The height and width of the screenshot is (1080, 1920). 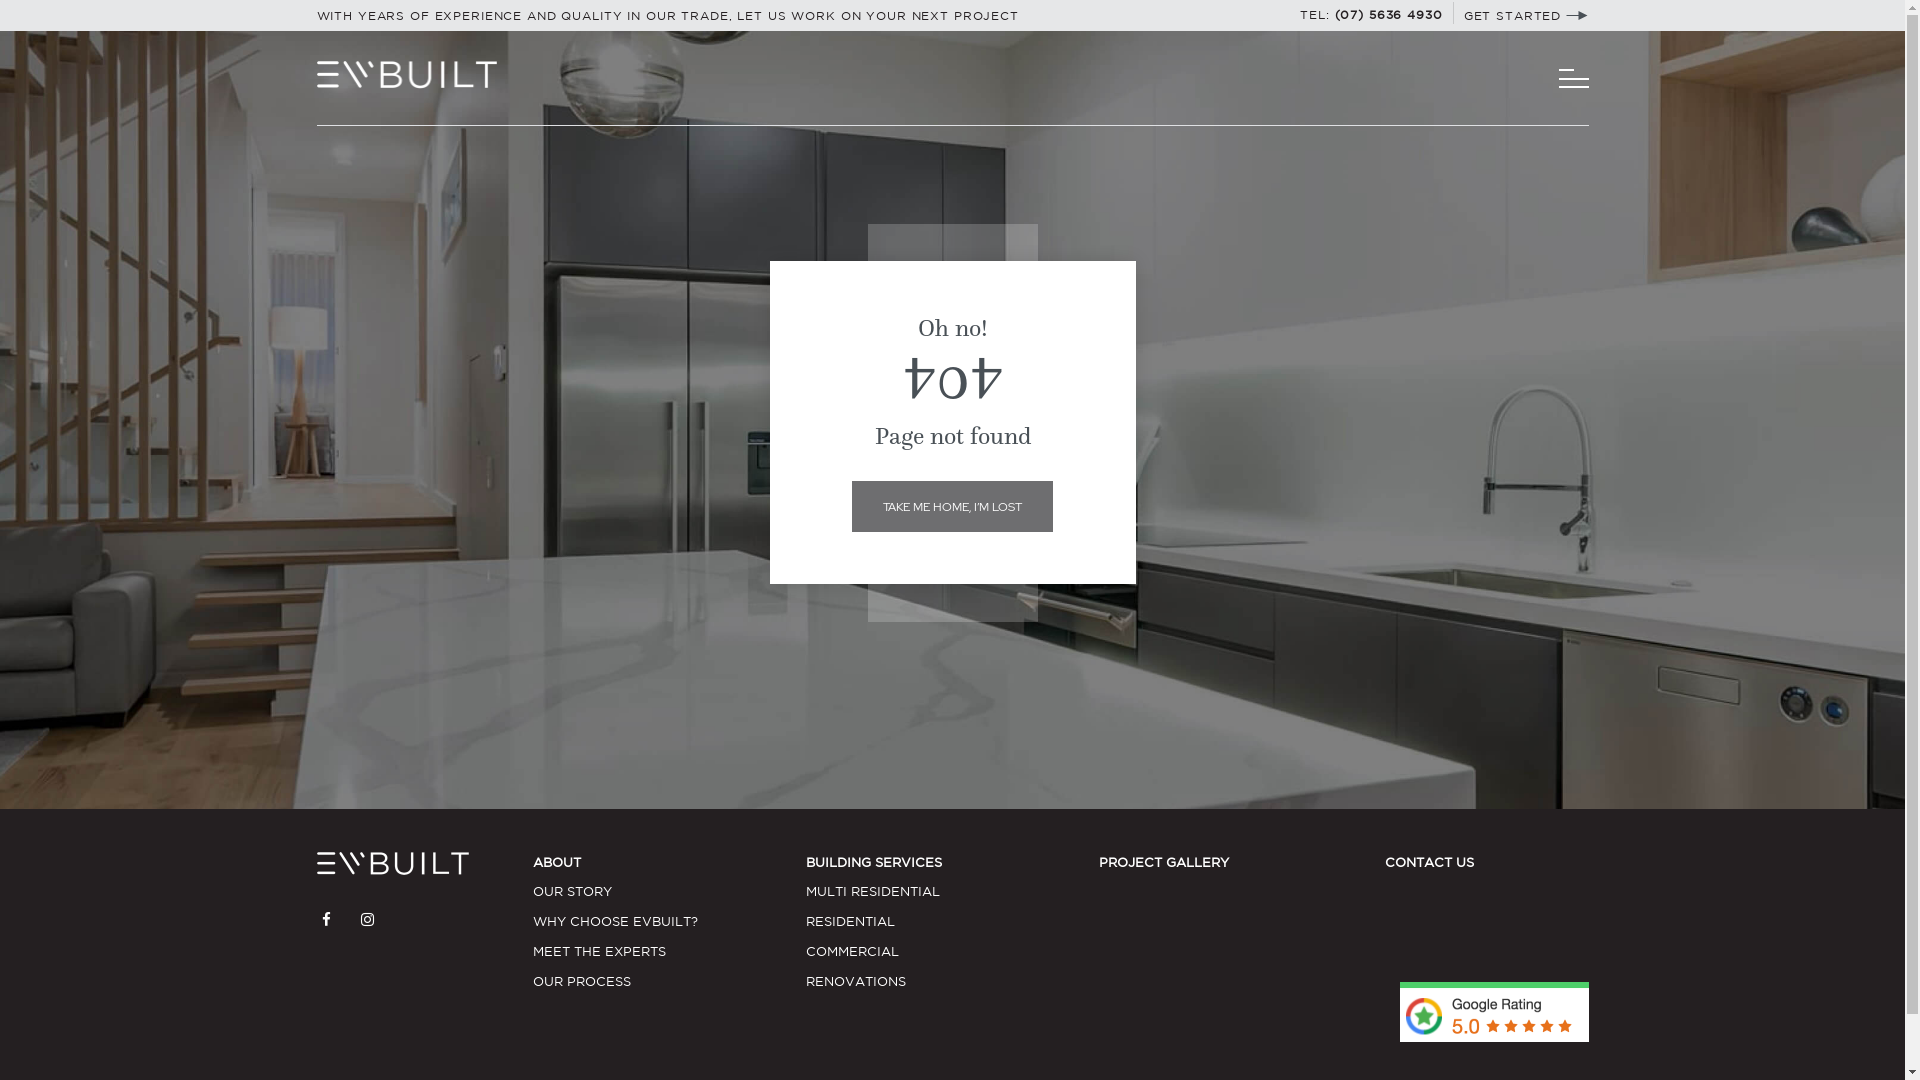 What do you see at coordinates (1098, 861) in the screenshot?
I see `'PROJECT GALLERY'` at bounding box center [1098, 861].